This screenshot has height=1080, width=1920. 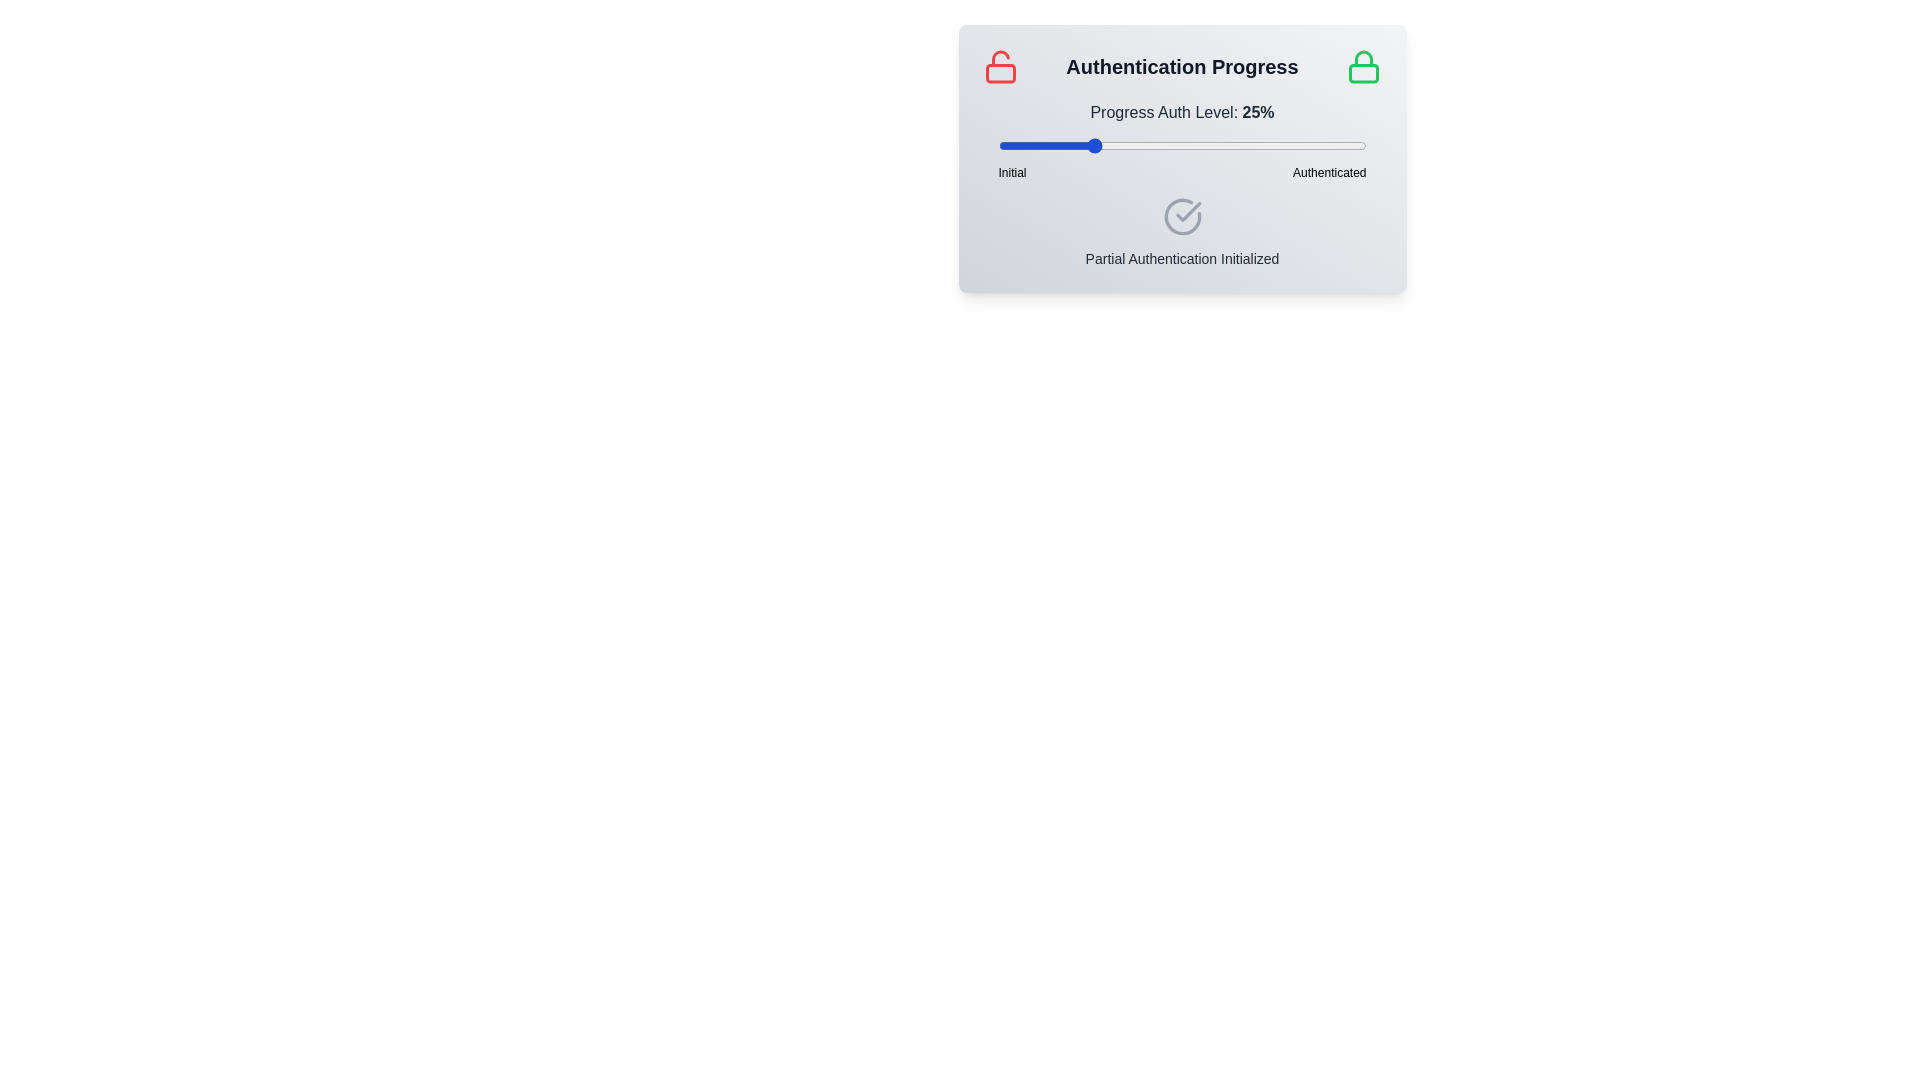 I want to click on the slider to set the authentication level to 9, so click(x=1031, y=145).